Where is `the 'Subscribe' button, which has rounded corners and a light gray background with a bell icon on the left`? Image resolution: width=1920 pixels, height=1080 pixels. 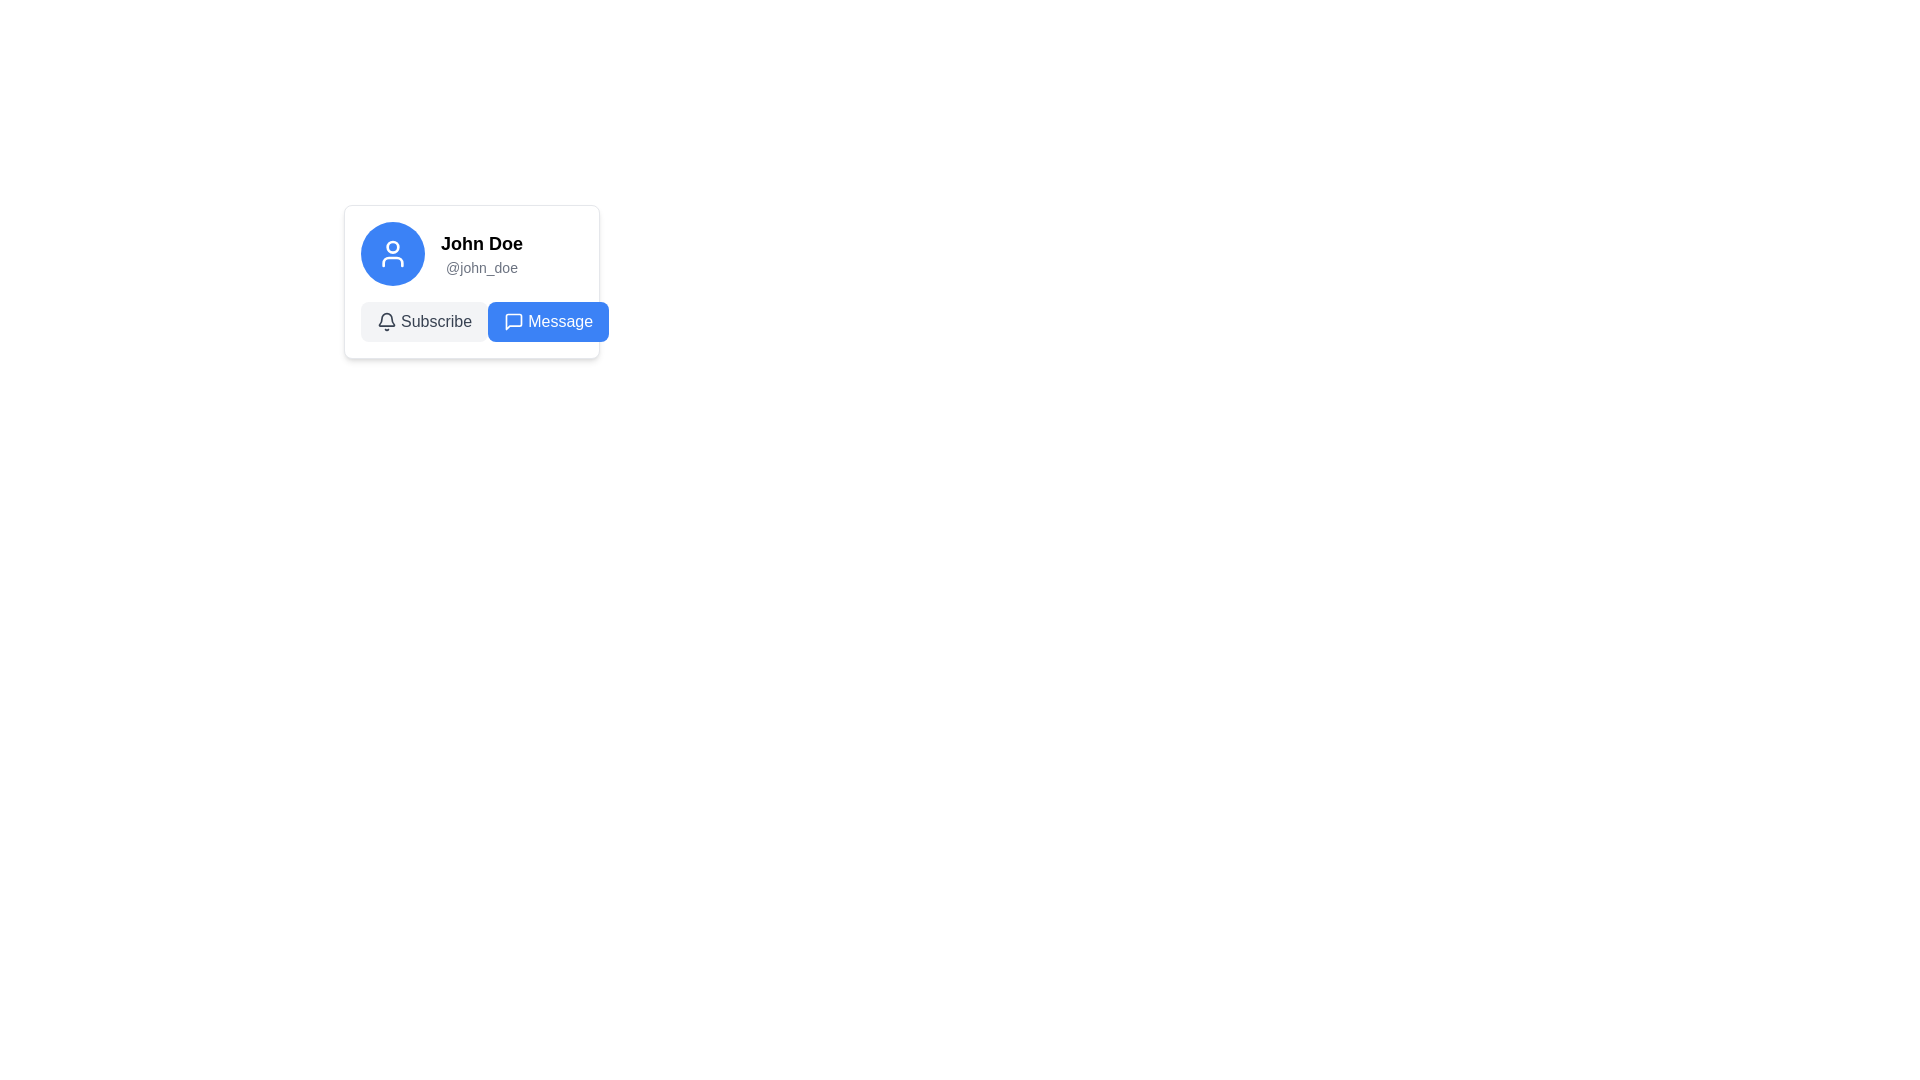
the 'Subscribe' button, which has rounded corners and a light gray background with a bell icon on the left is located at coordinates (423, 320).